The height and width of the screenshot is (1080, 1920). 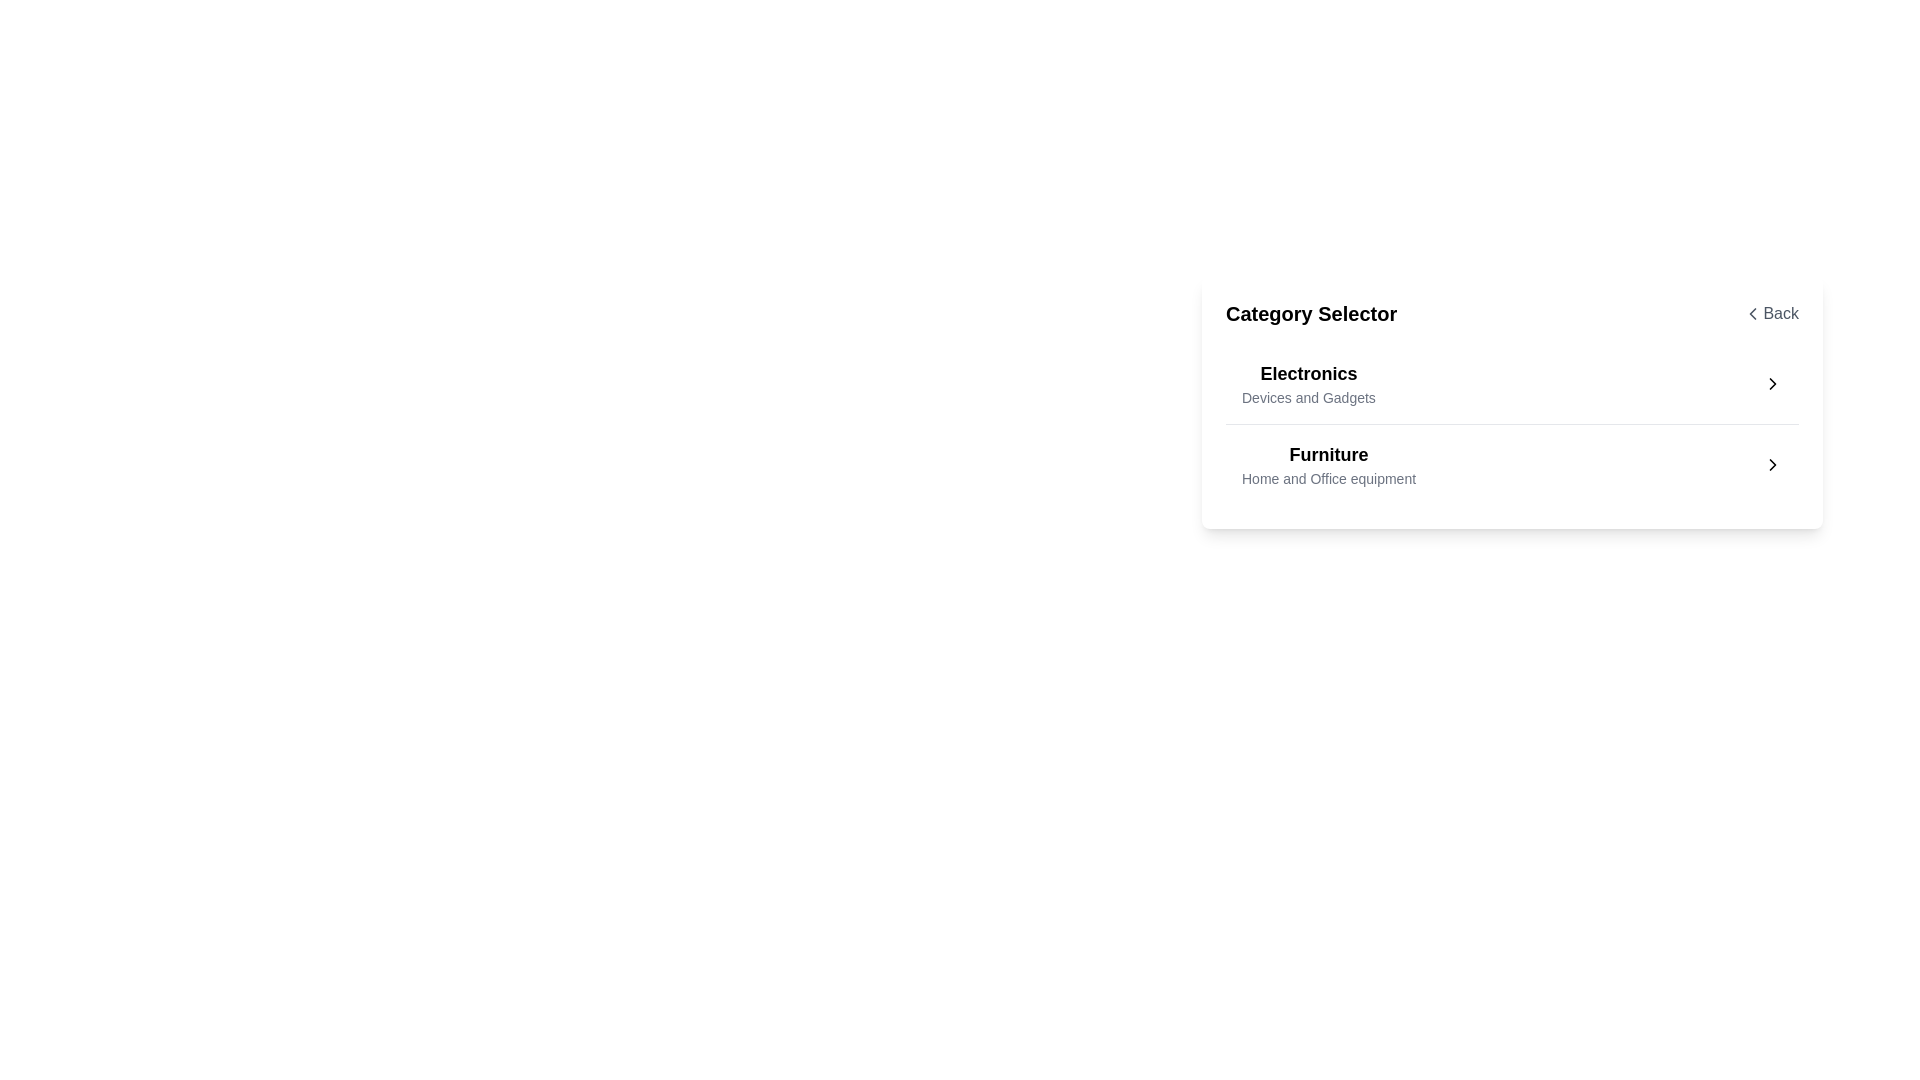 What do you see at coordinates (1308, 374) in the screenshot?
I see `text label indicating the category 'Electronics', which serves as a title for the section, located in the category selection interface above 'Furniture'` at bounding box center [1308, 374].